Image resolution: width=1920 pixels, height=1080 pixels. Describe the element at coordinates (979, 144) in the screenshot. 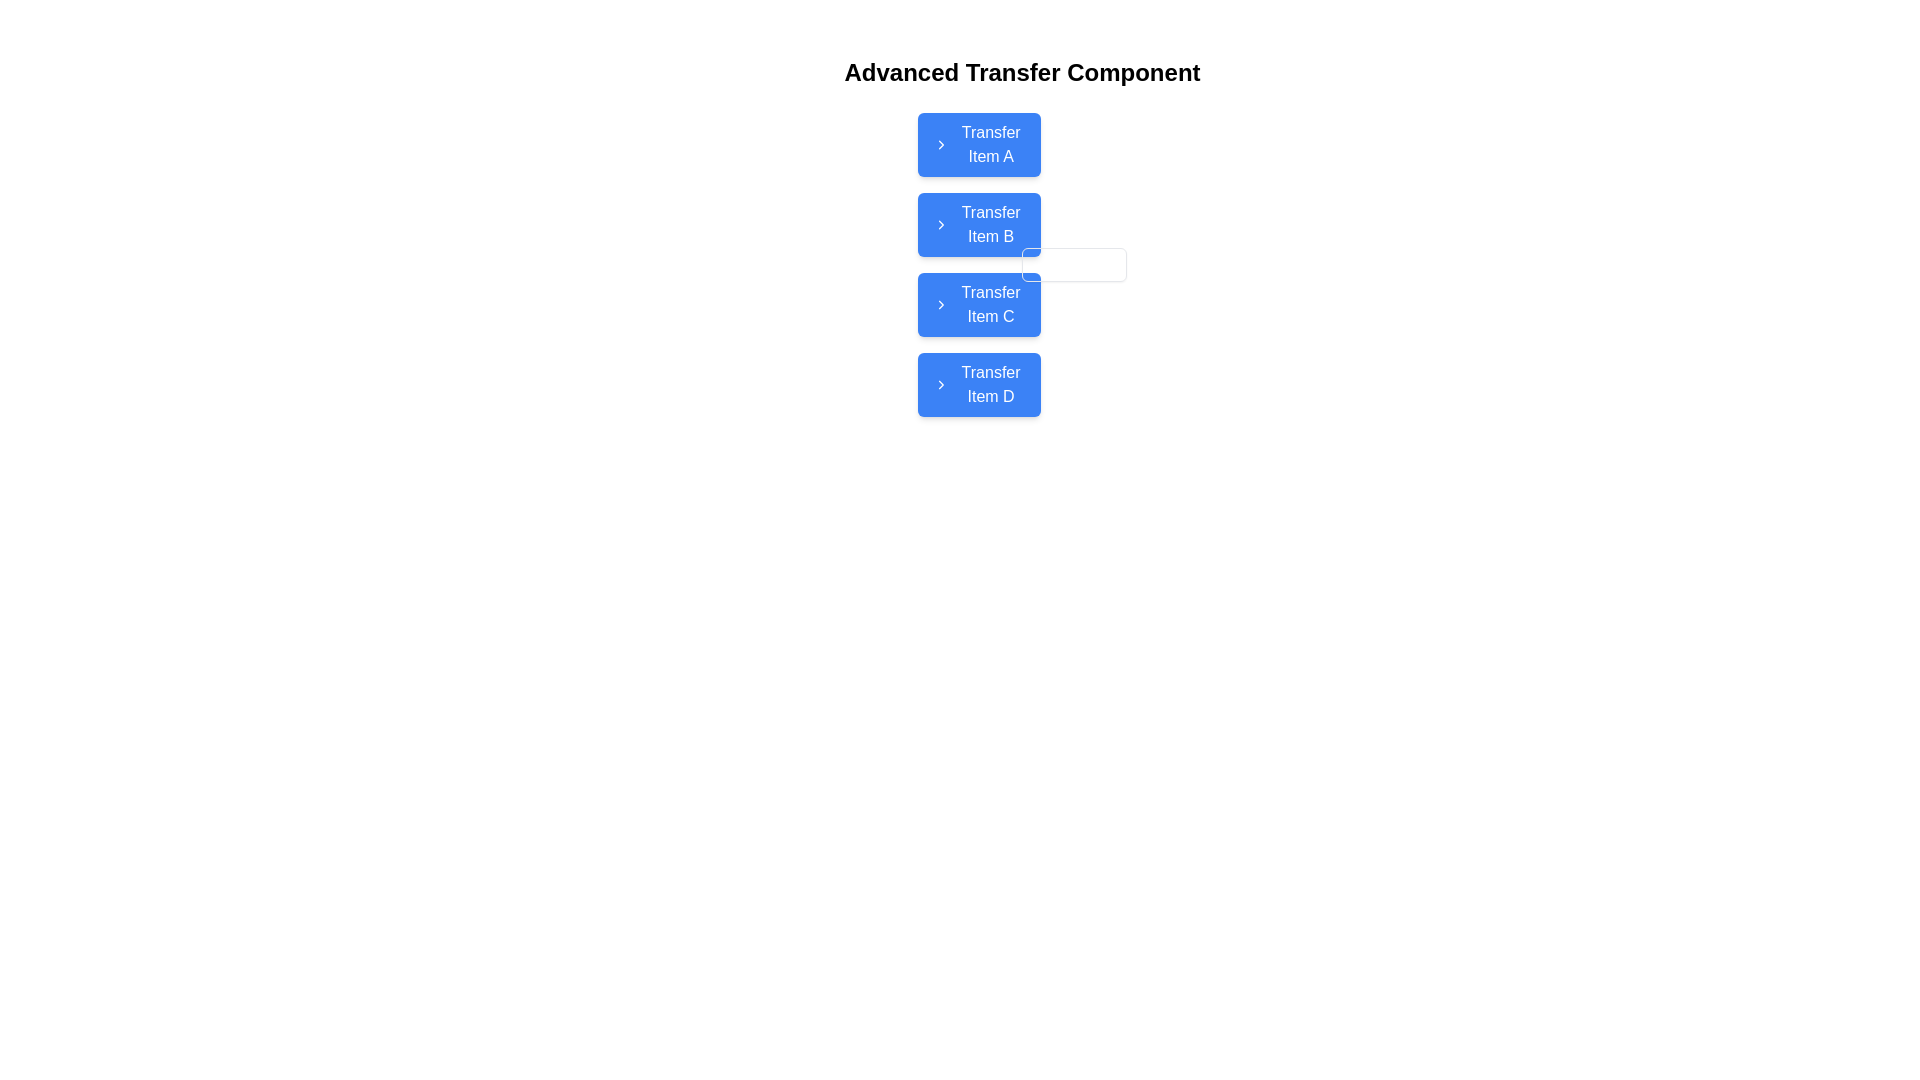

I see `the first button labeled 'Transfer Item A' to initiate the transfer action` at that location.